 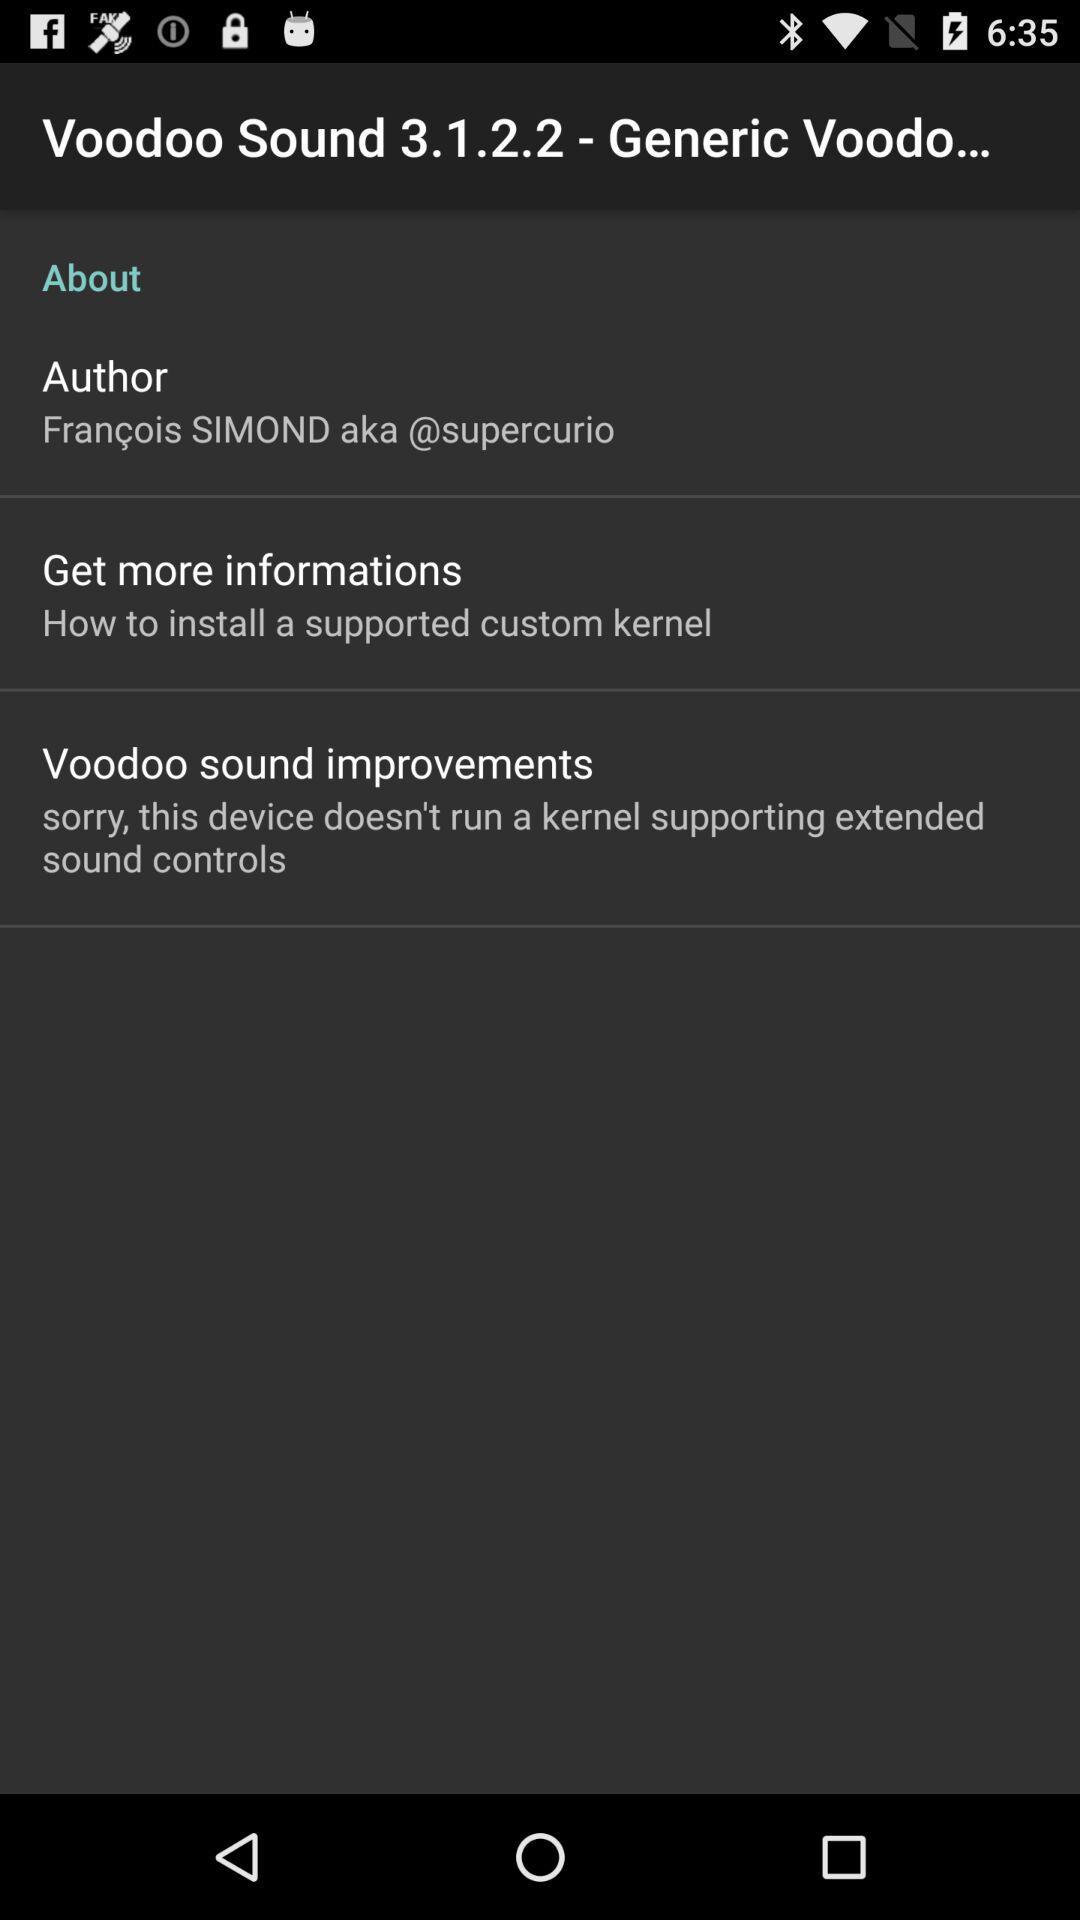 I want to click on item above the author icon, so click(x=540, y=254).